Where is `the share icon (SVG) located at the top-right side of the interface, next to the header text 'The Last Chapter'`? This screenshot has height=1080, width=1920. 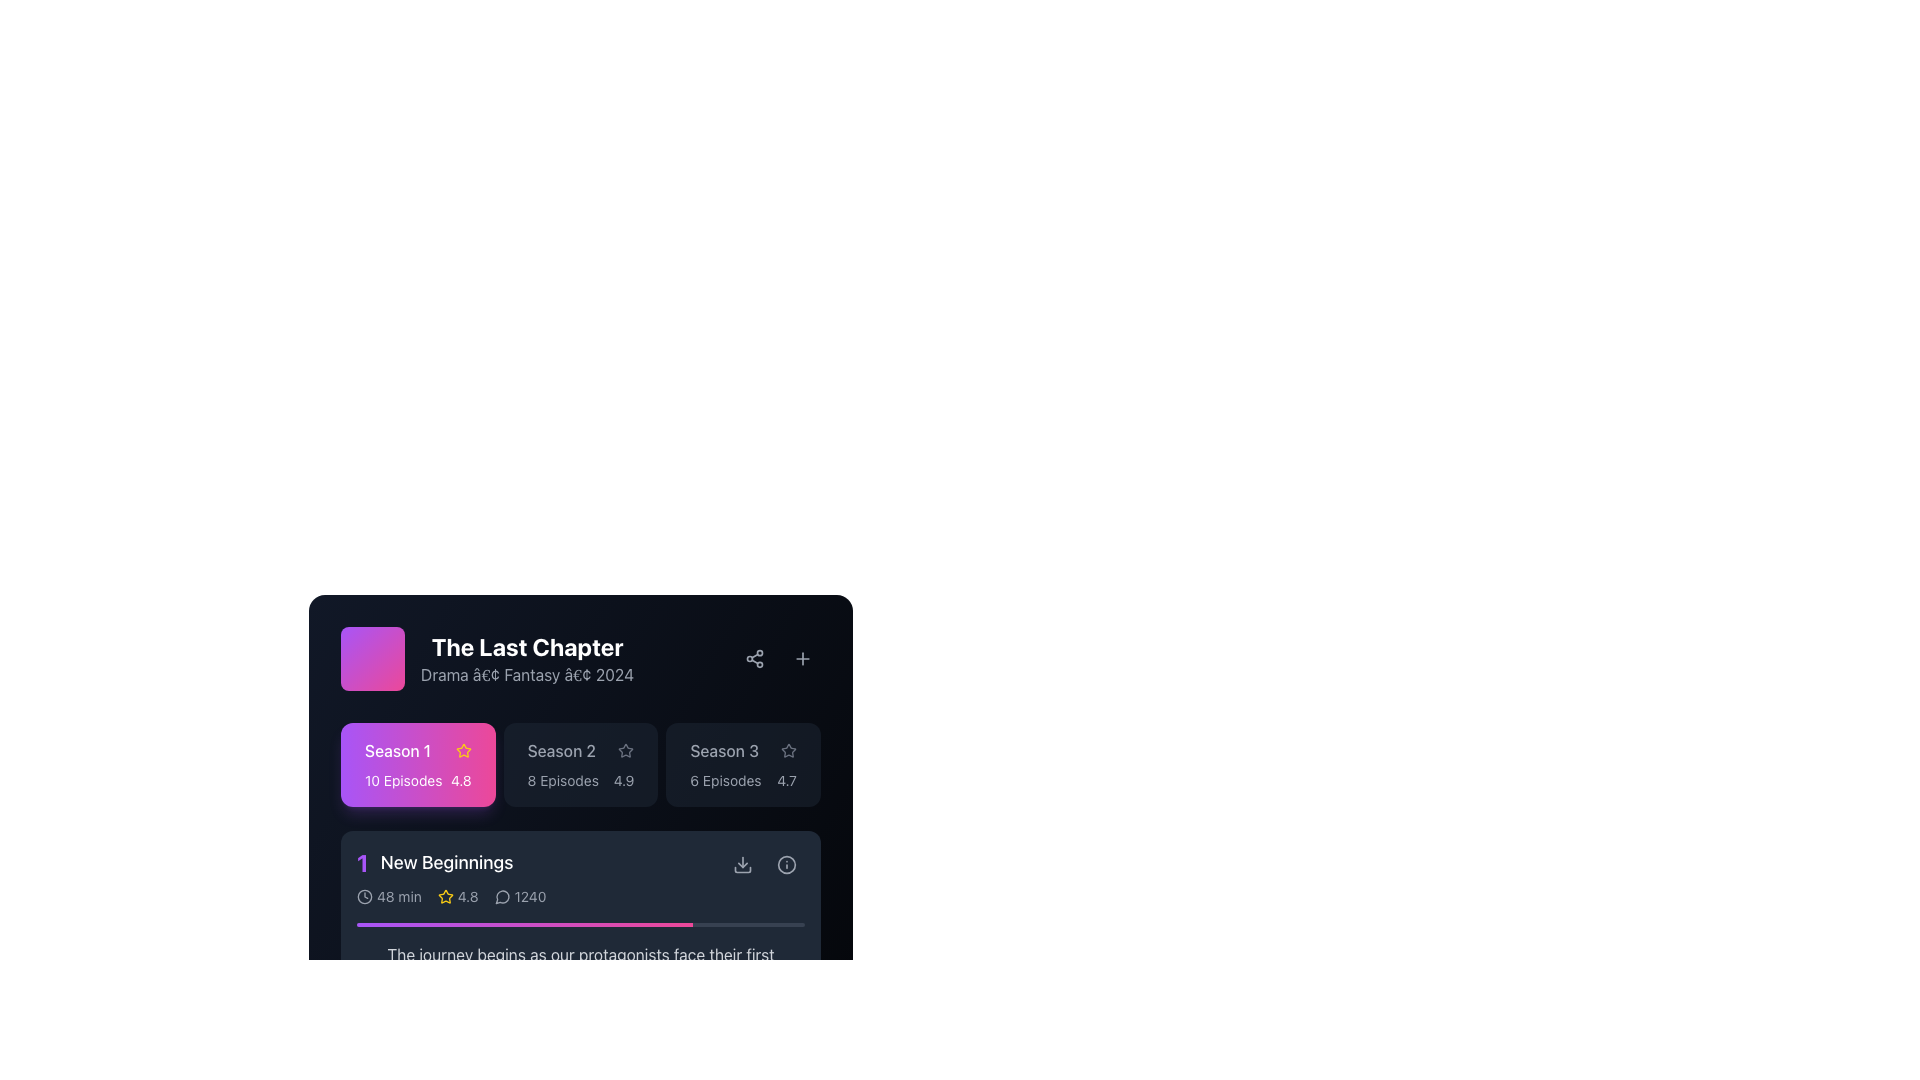
the share icon (SVG) located at the top-right side of the interface, next to the header text 'The Last Chapter' is located at coordinates (753, 659).